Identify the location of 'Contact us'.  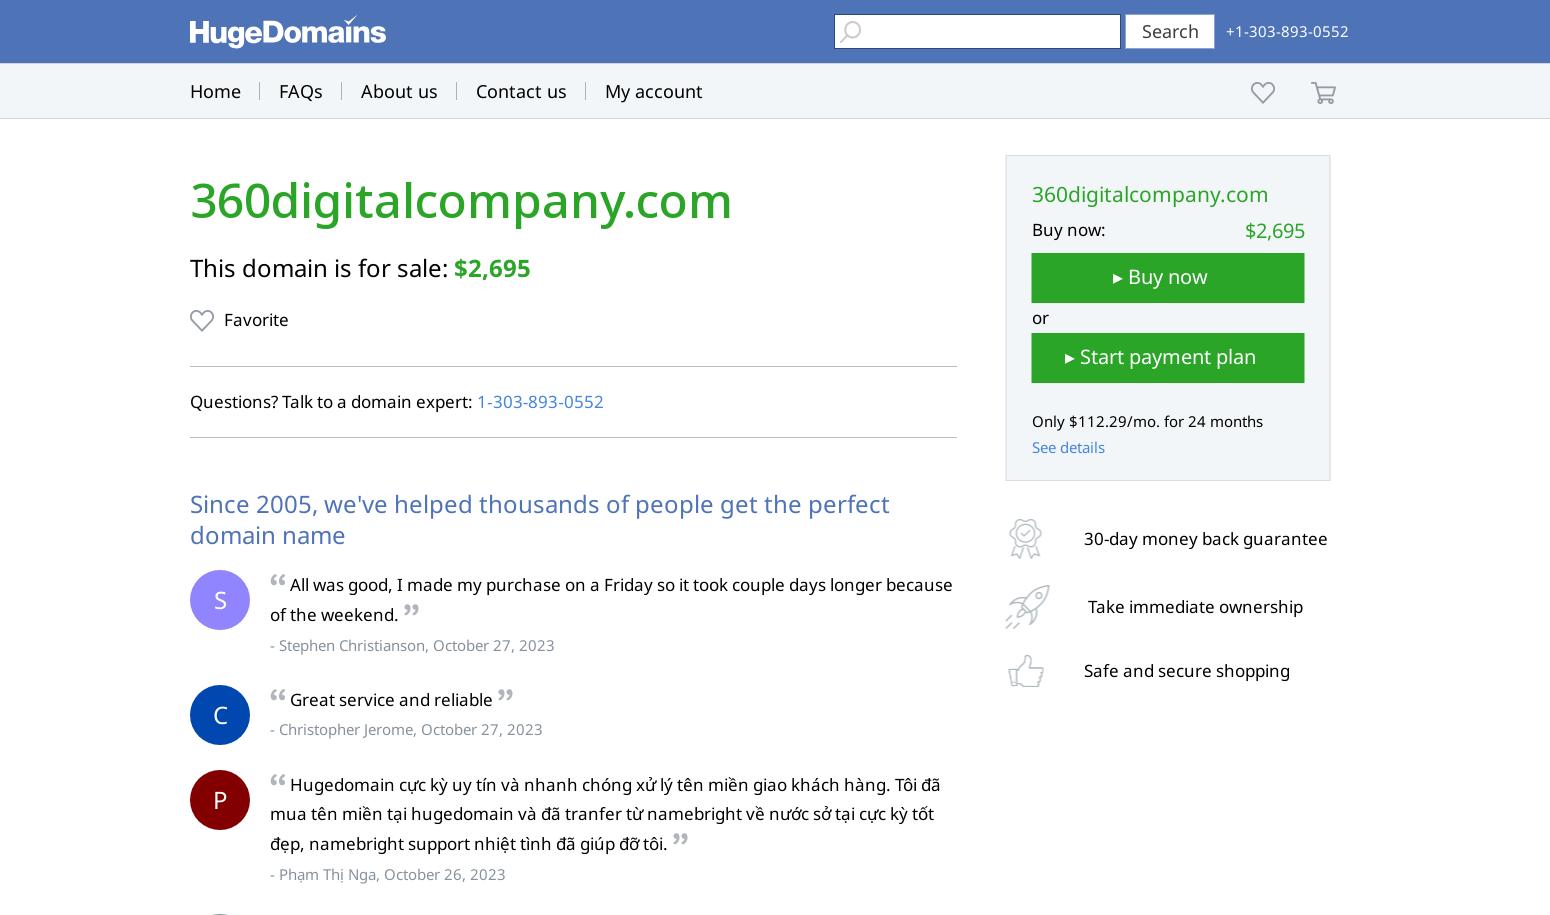
(520, 90).